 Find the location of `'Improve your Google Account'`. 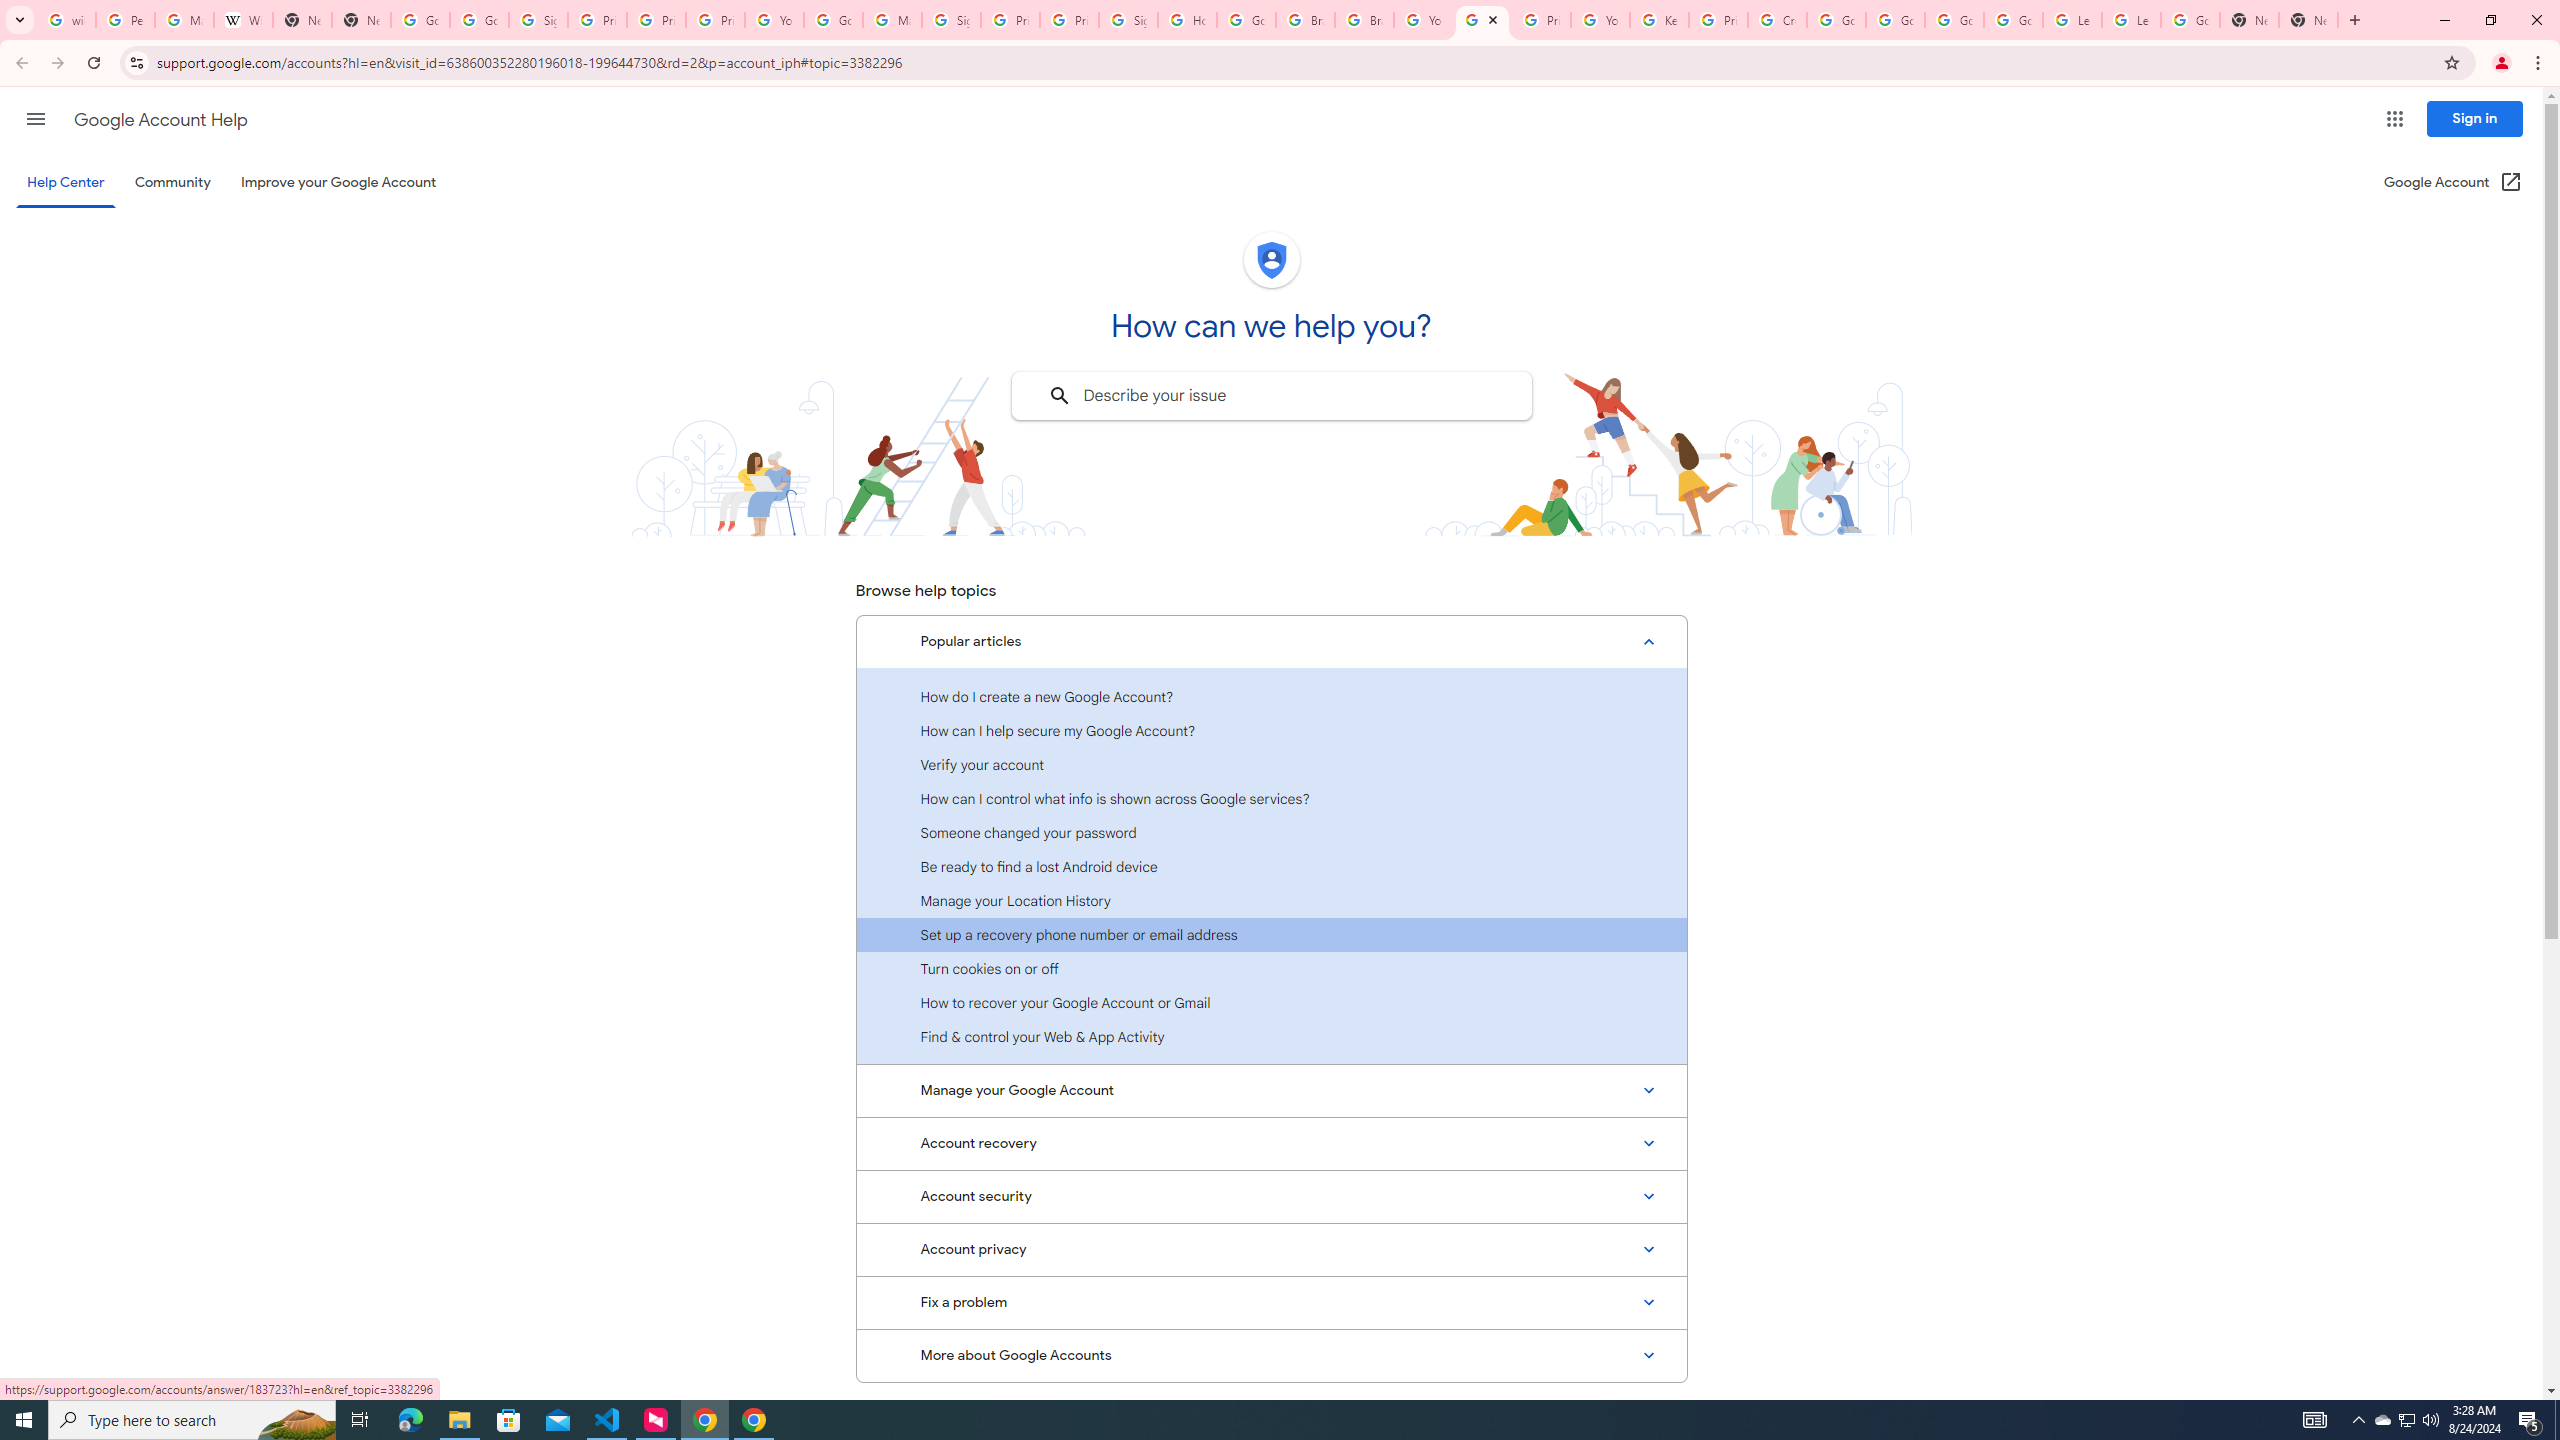

'Improve your Google Account' is located at coordinates (338, 181).